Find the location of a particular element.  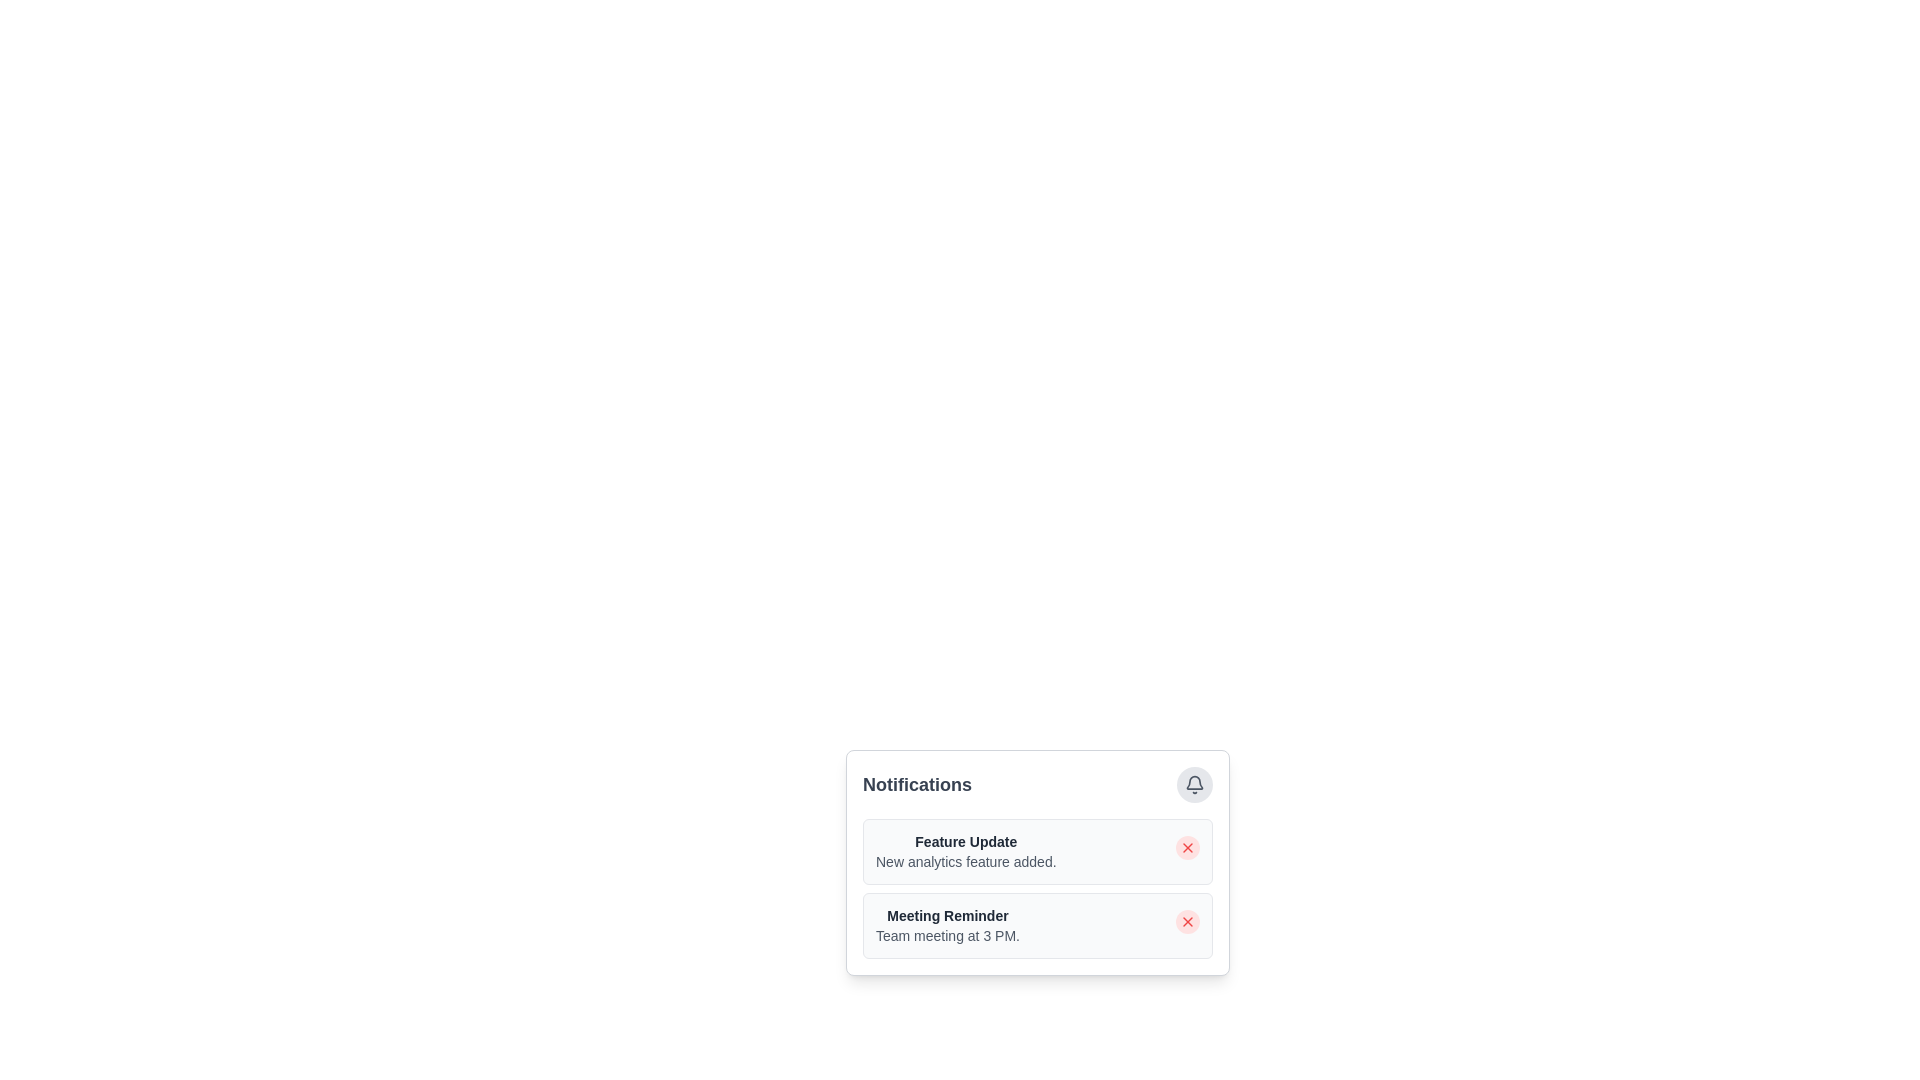

the circular button with a light red background and a white 'X' icon located on the top-right corner of the 'Feature Update' notification for accessibility is located at coordinates (1188, 848).